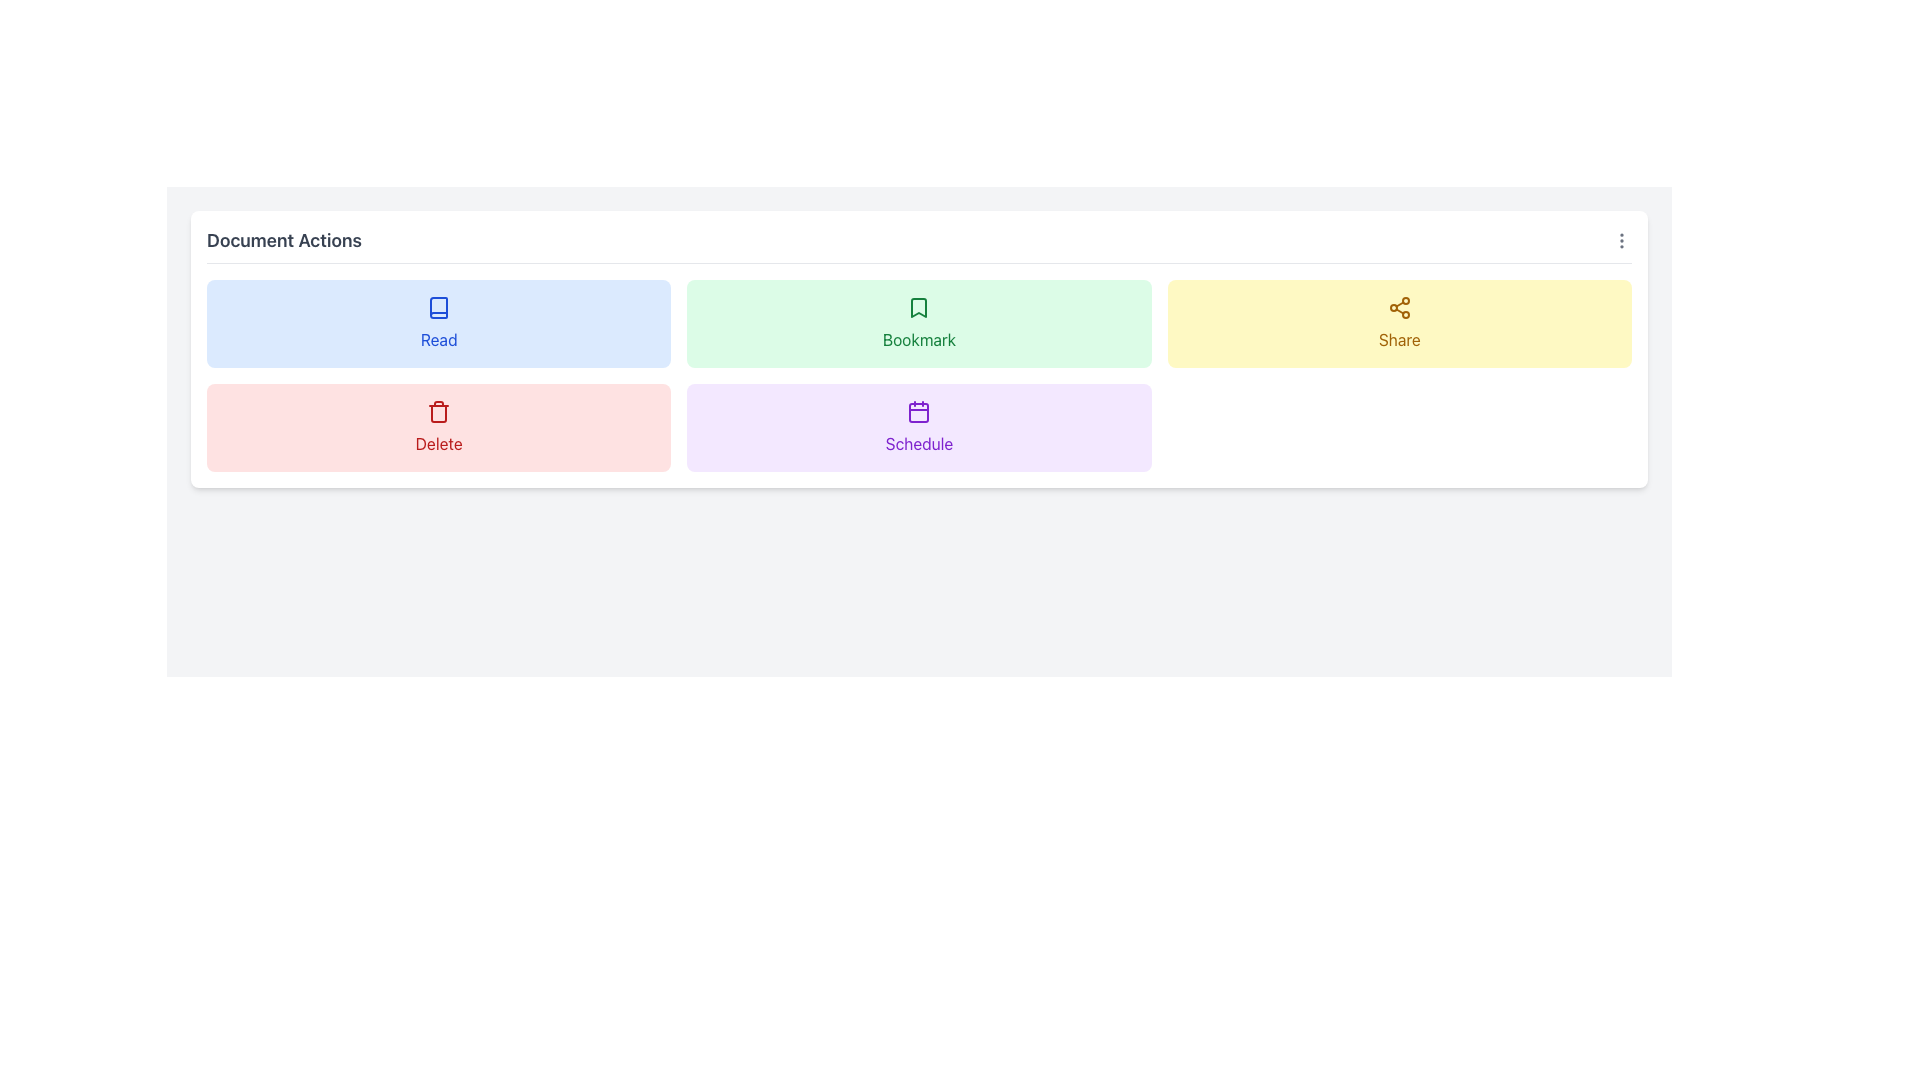 The height and width of the screenshot is (1080, 1920). What do you see at coordinates (1398, 323) in the screenshot?
I see `the third button in the grid layout that initiates the sharing action` at bounding box center [1398, 323].